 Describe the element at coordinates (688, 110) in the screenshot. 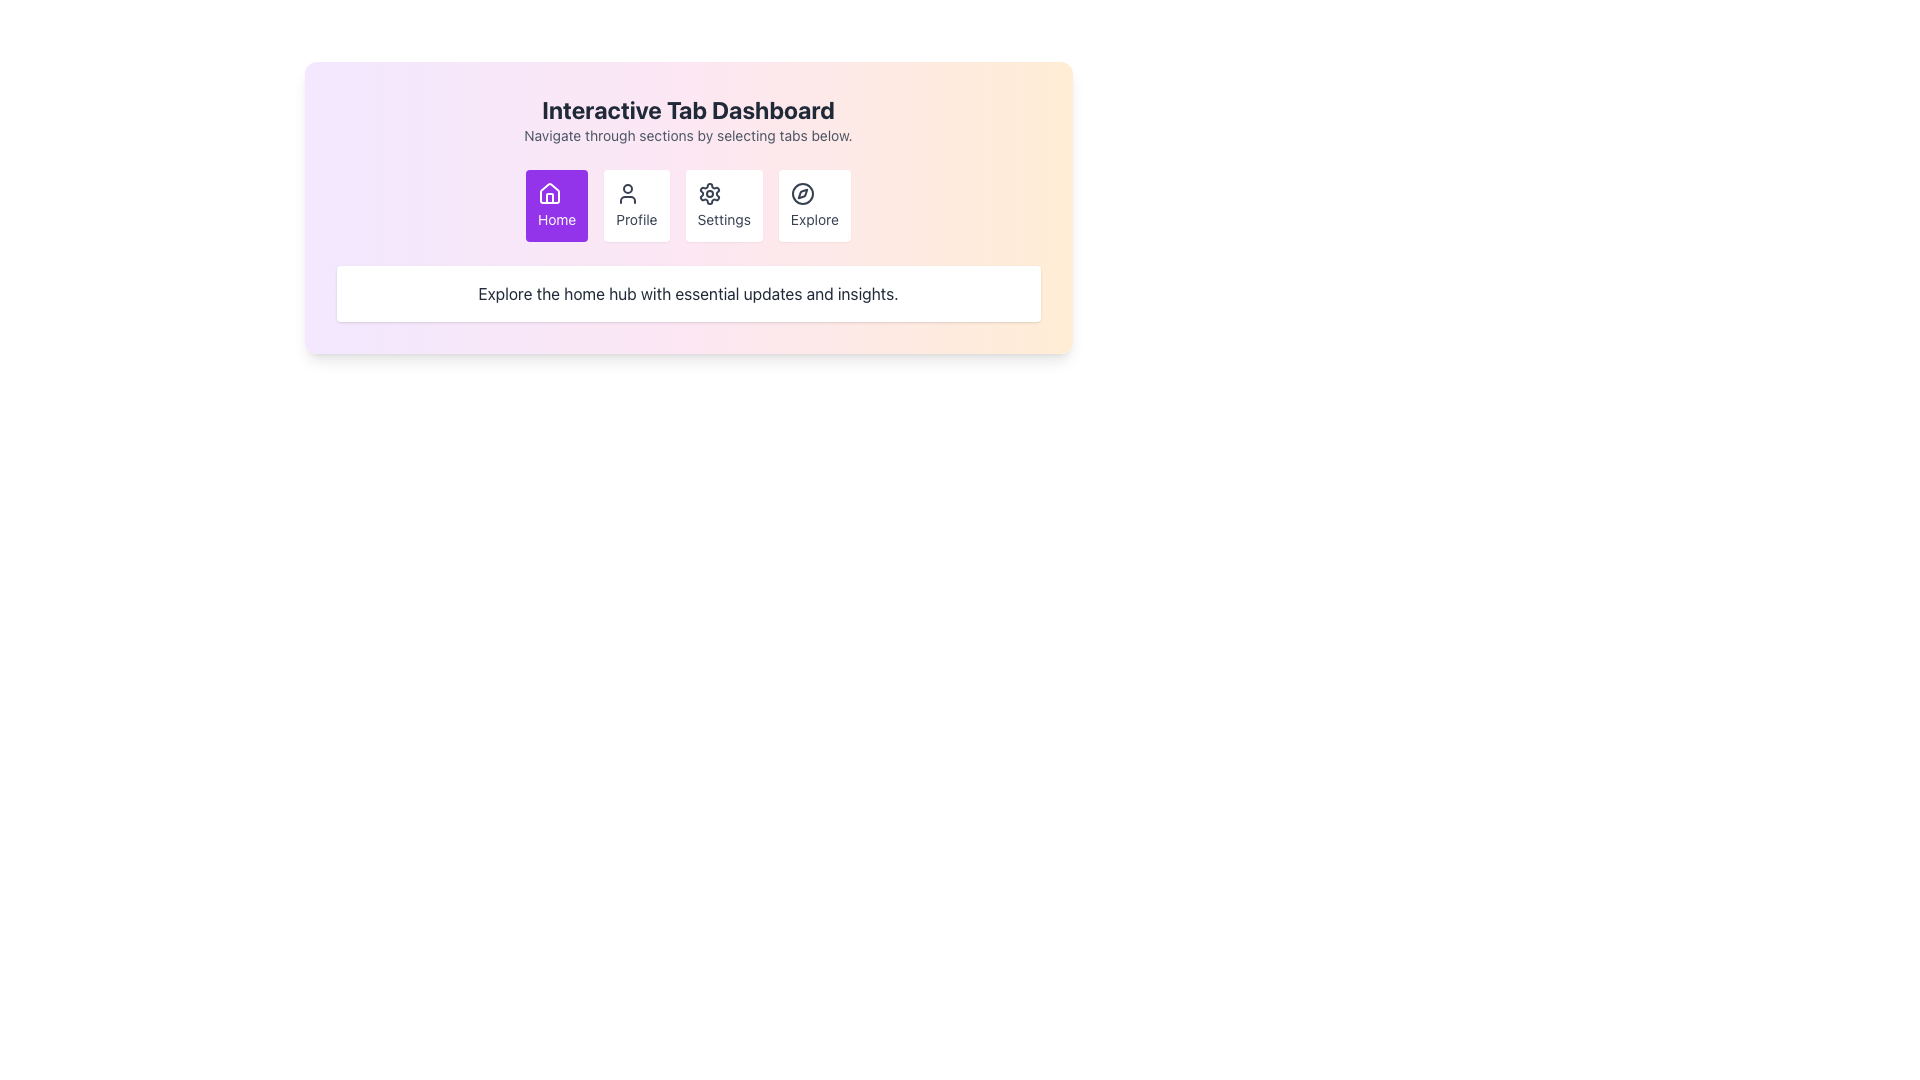

I see `the bold header text 'Interactive Tab Dashboard'` at that location.